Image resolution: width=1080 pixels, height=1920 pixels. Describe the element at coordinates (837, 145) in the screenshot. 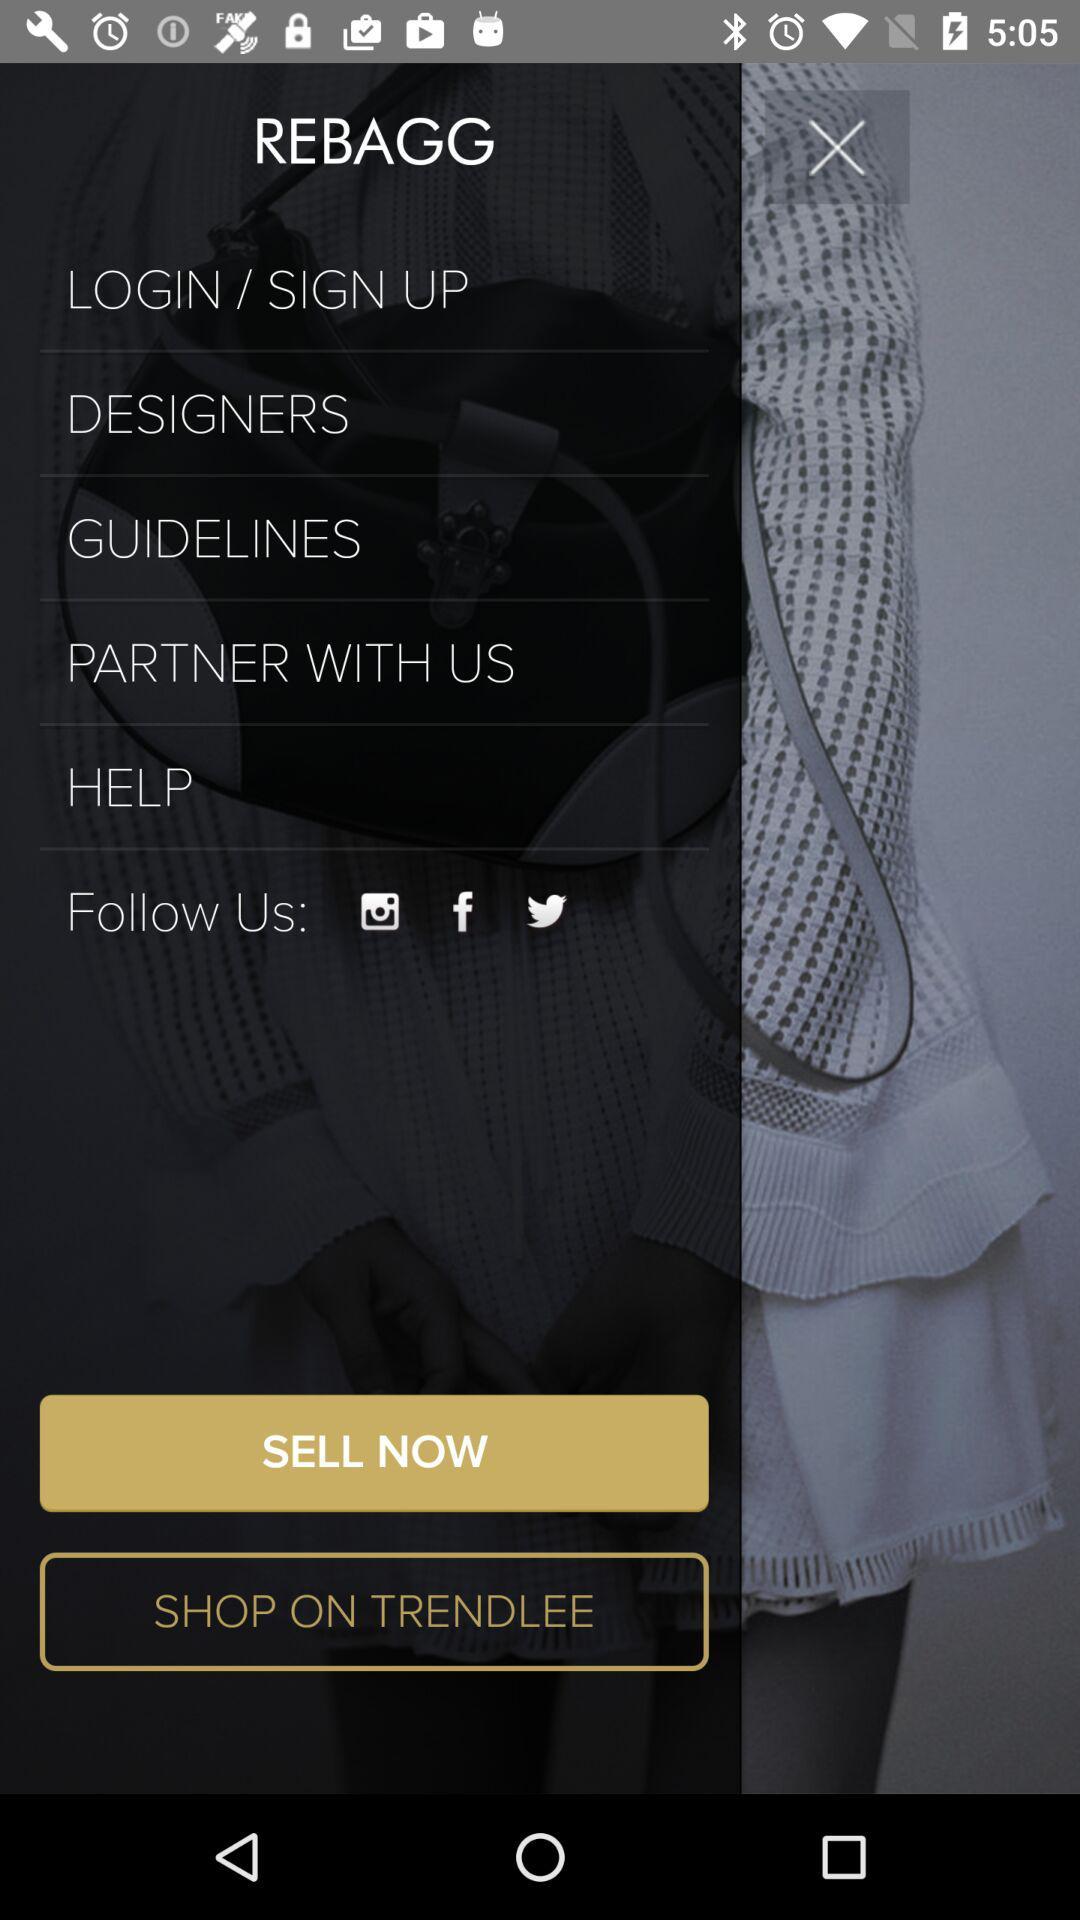

I see `option` at that location.